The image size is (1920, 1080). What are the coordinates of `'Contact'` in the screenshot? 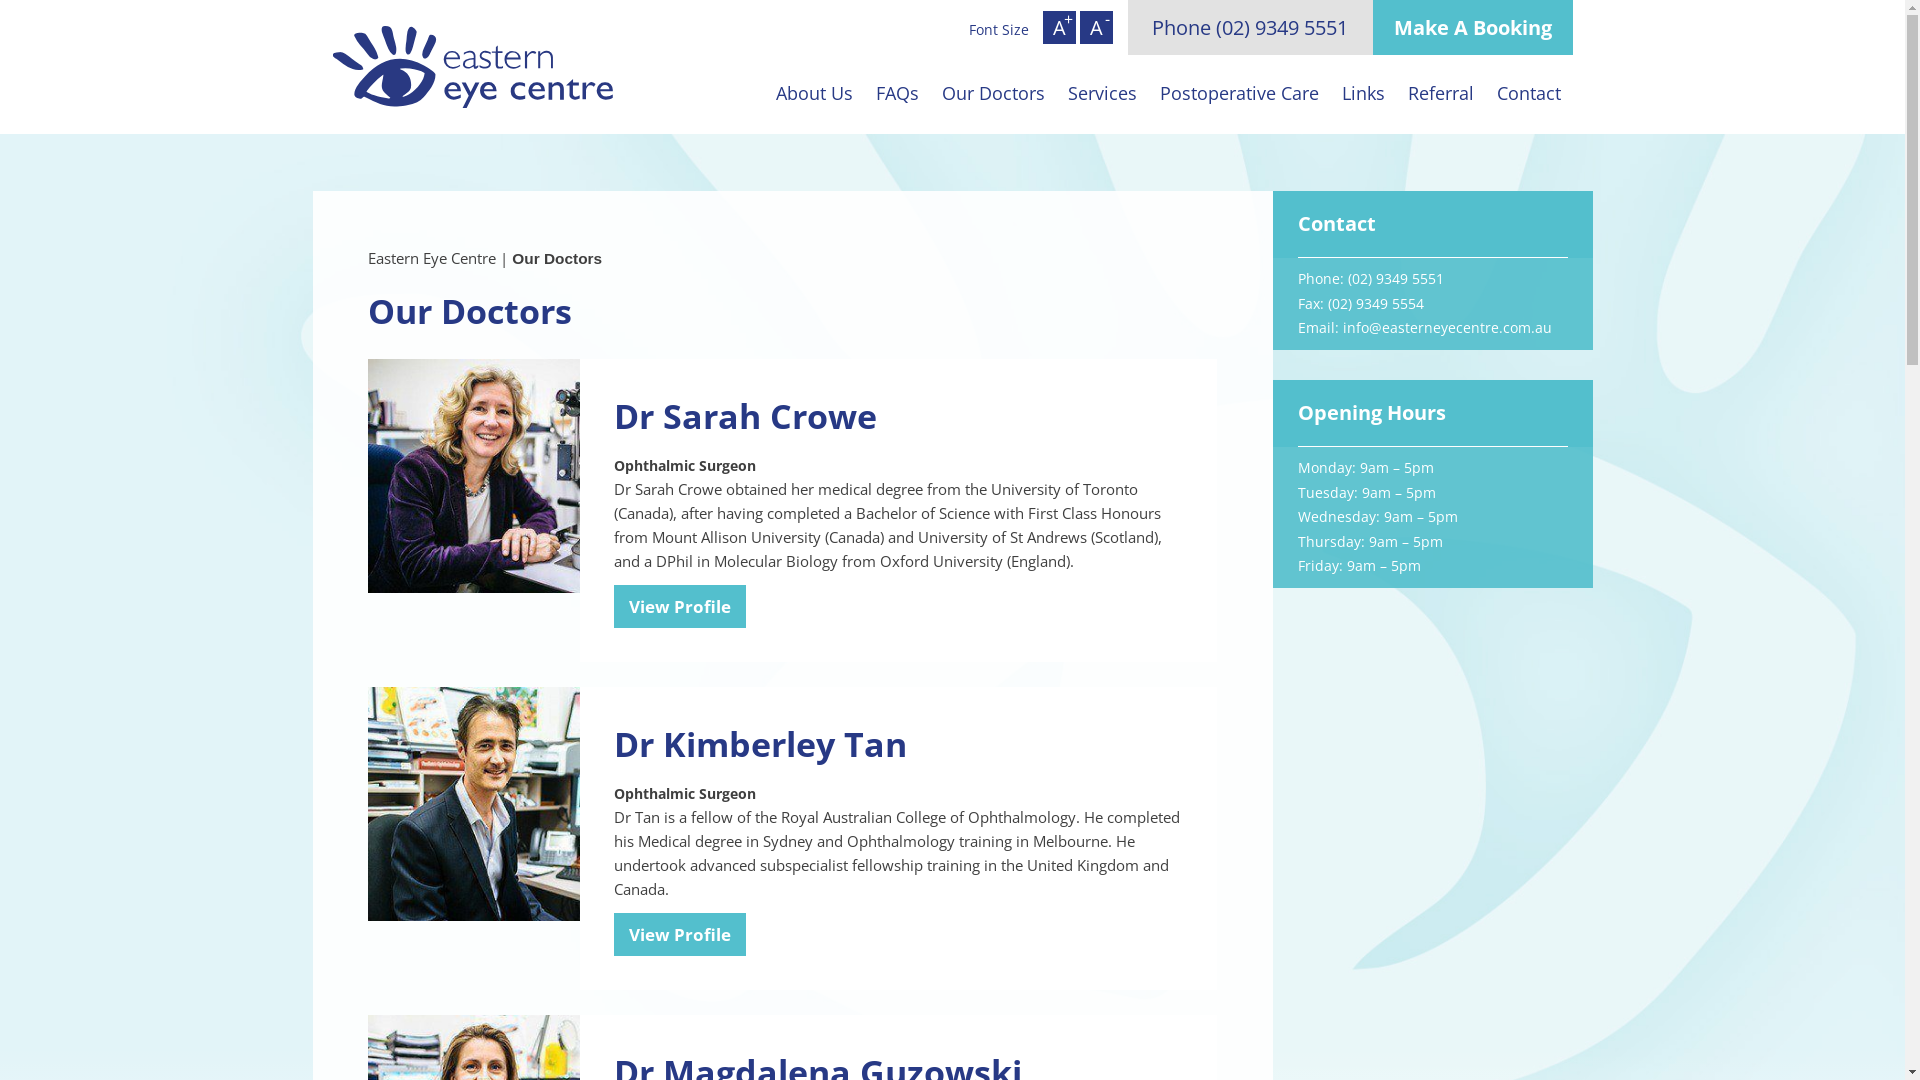 It's located at (1528, 92).